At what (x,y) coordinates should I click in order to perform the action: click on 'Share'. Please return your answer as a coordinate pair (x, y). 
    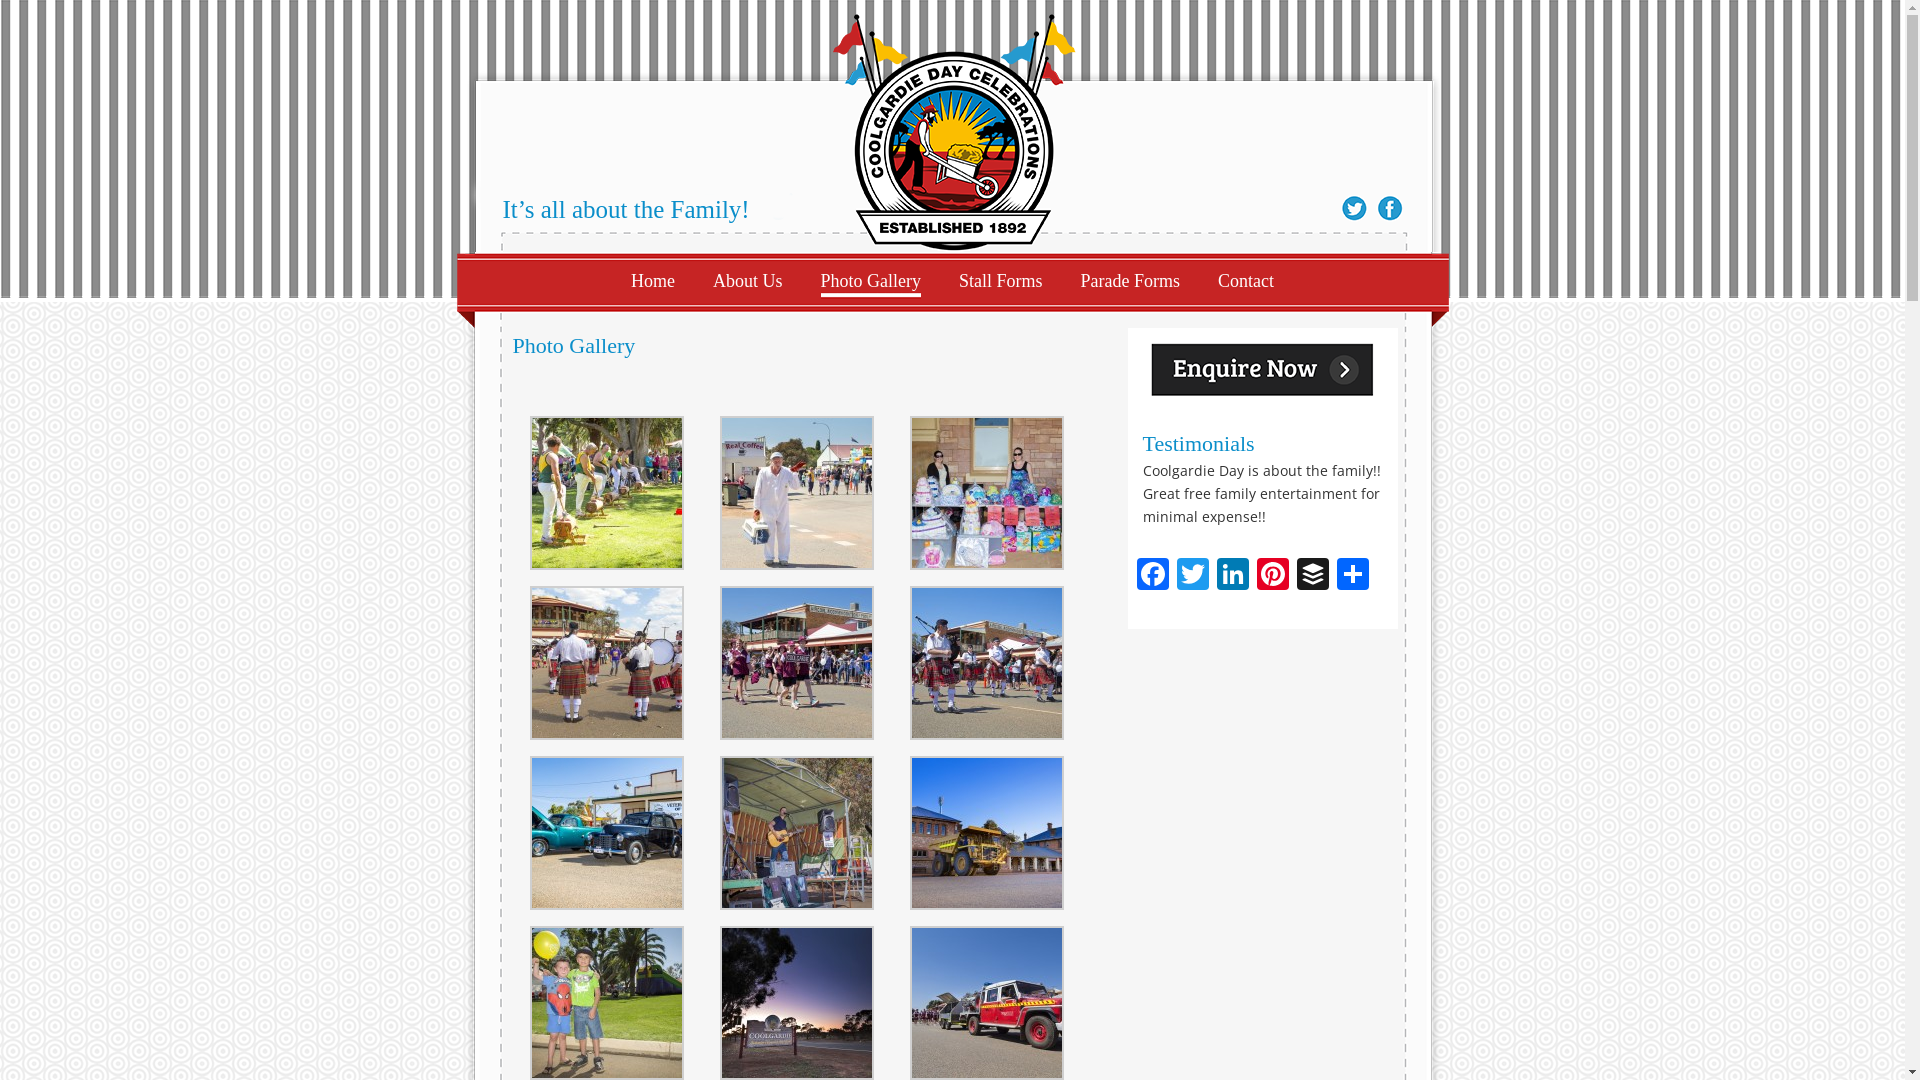
    Looking at the image, I should click on (1352, 575).